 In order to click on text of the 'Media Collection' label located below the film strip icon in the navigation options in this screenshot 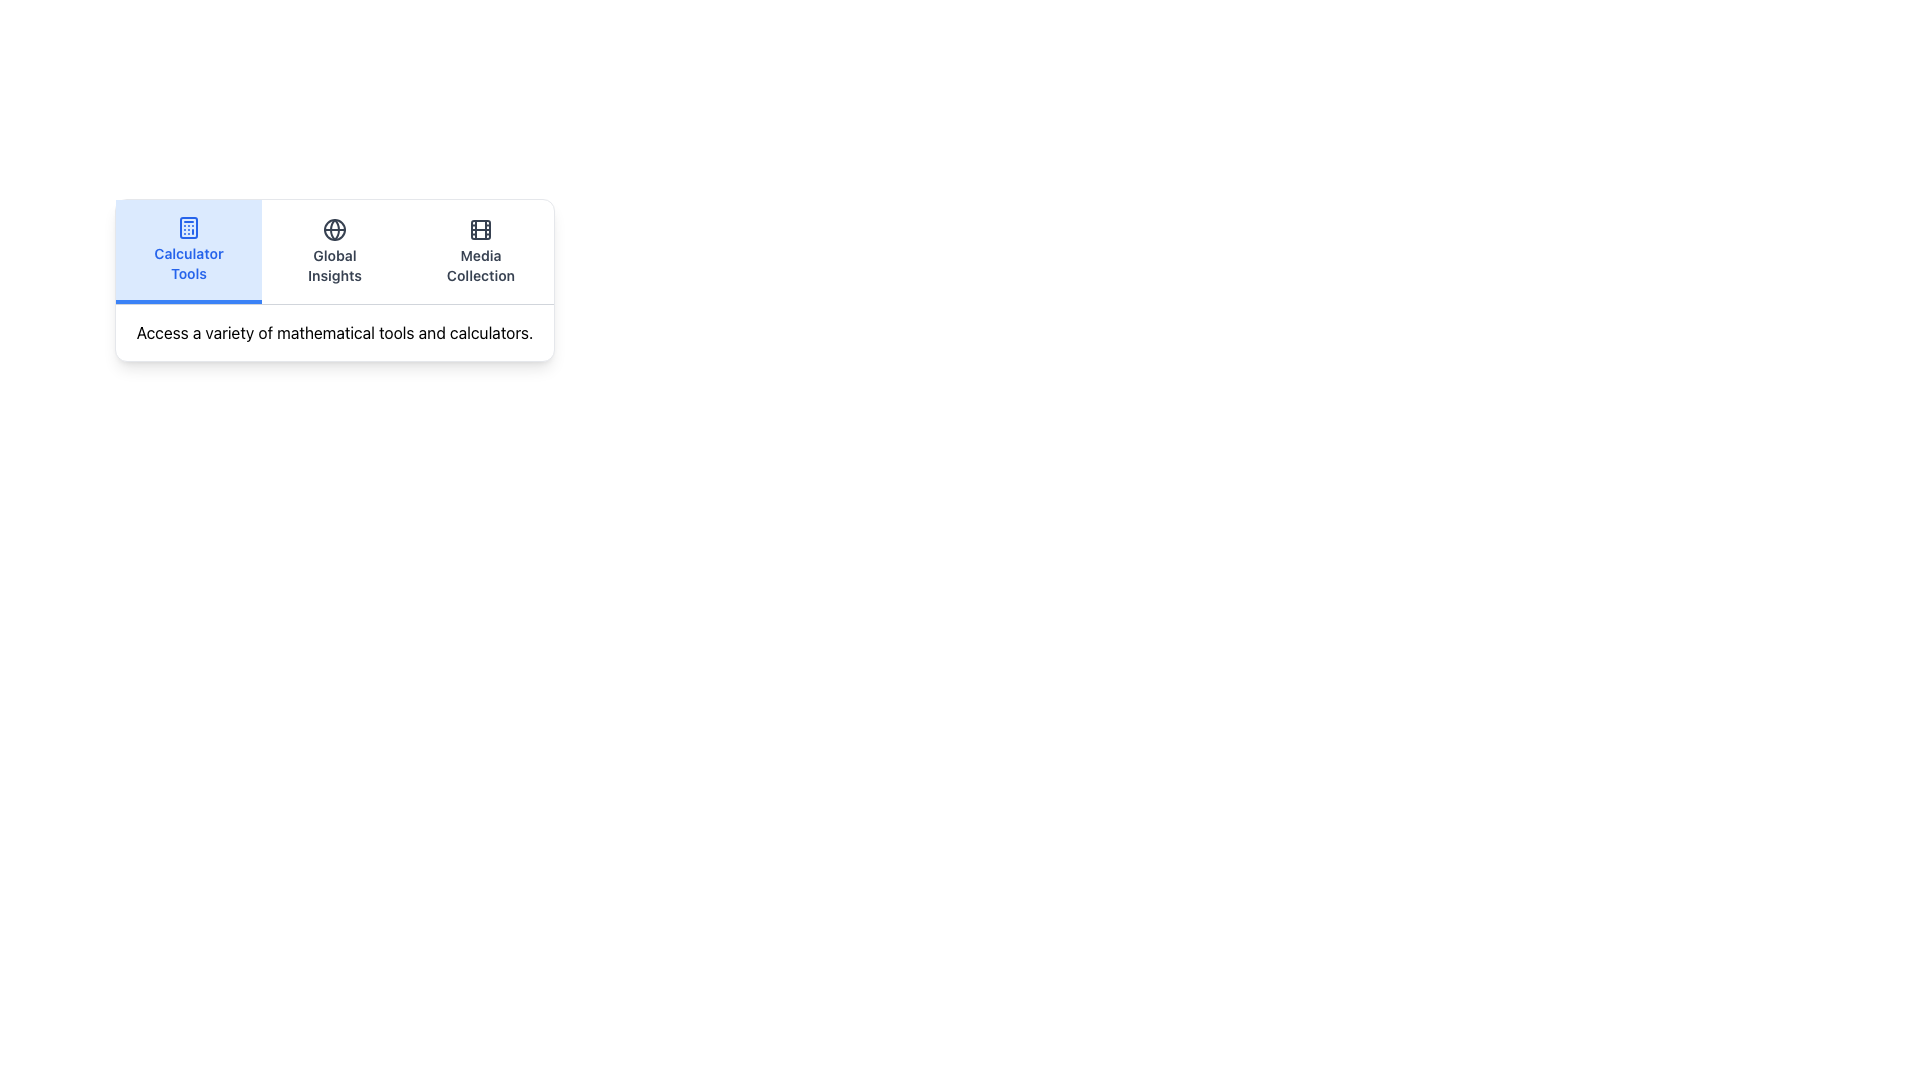, I will do `click(480, 265)`.